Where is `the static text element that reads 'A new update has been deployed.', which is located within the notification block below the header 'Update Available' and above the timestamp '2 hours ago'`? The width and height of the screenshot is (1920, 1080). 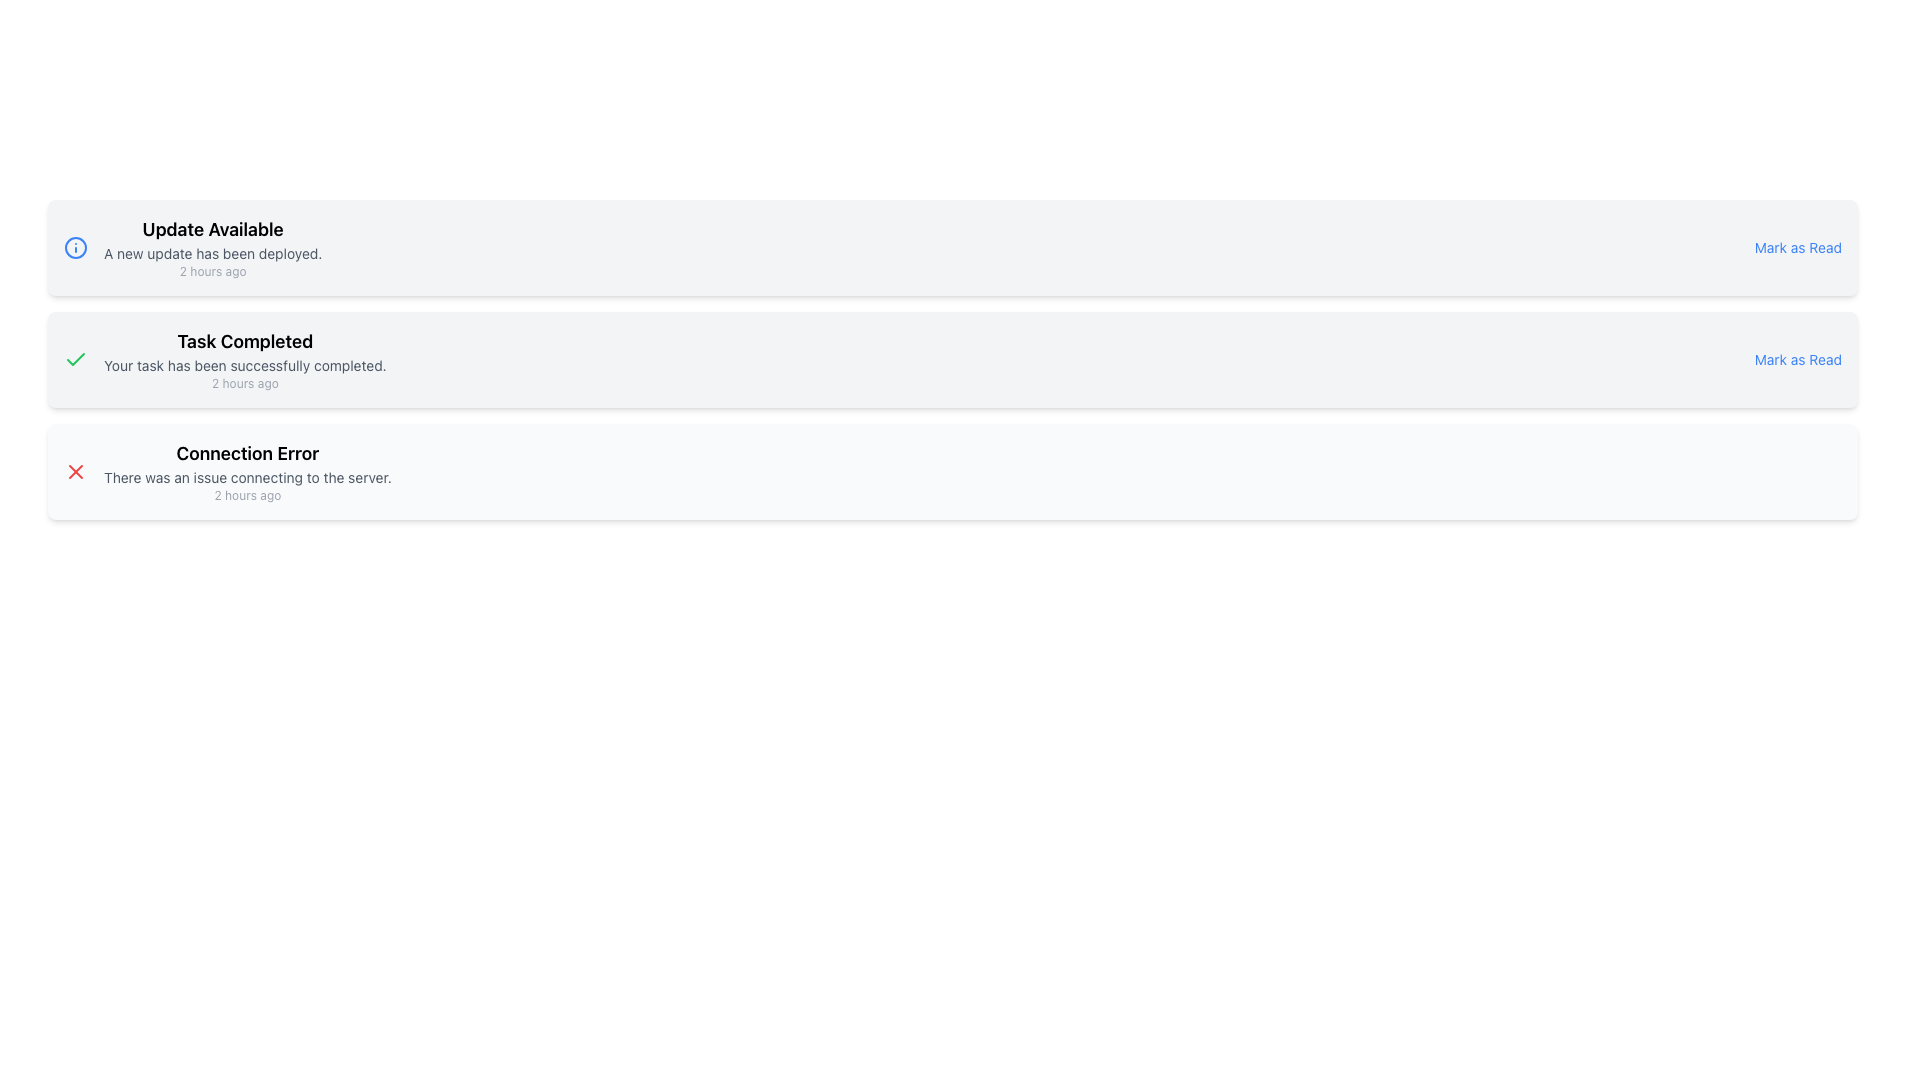
the static text element that reads 'A new update has been deployed.', which is located within the notification block below the header 'Update Available' and above the timestamp '2 hours ago' is located at coordinates (213, 253).